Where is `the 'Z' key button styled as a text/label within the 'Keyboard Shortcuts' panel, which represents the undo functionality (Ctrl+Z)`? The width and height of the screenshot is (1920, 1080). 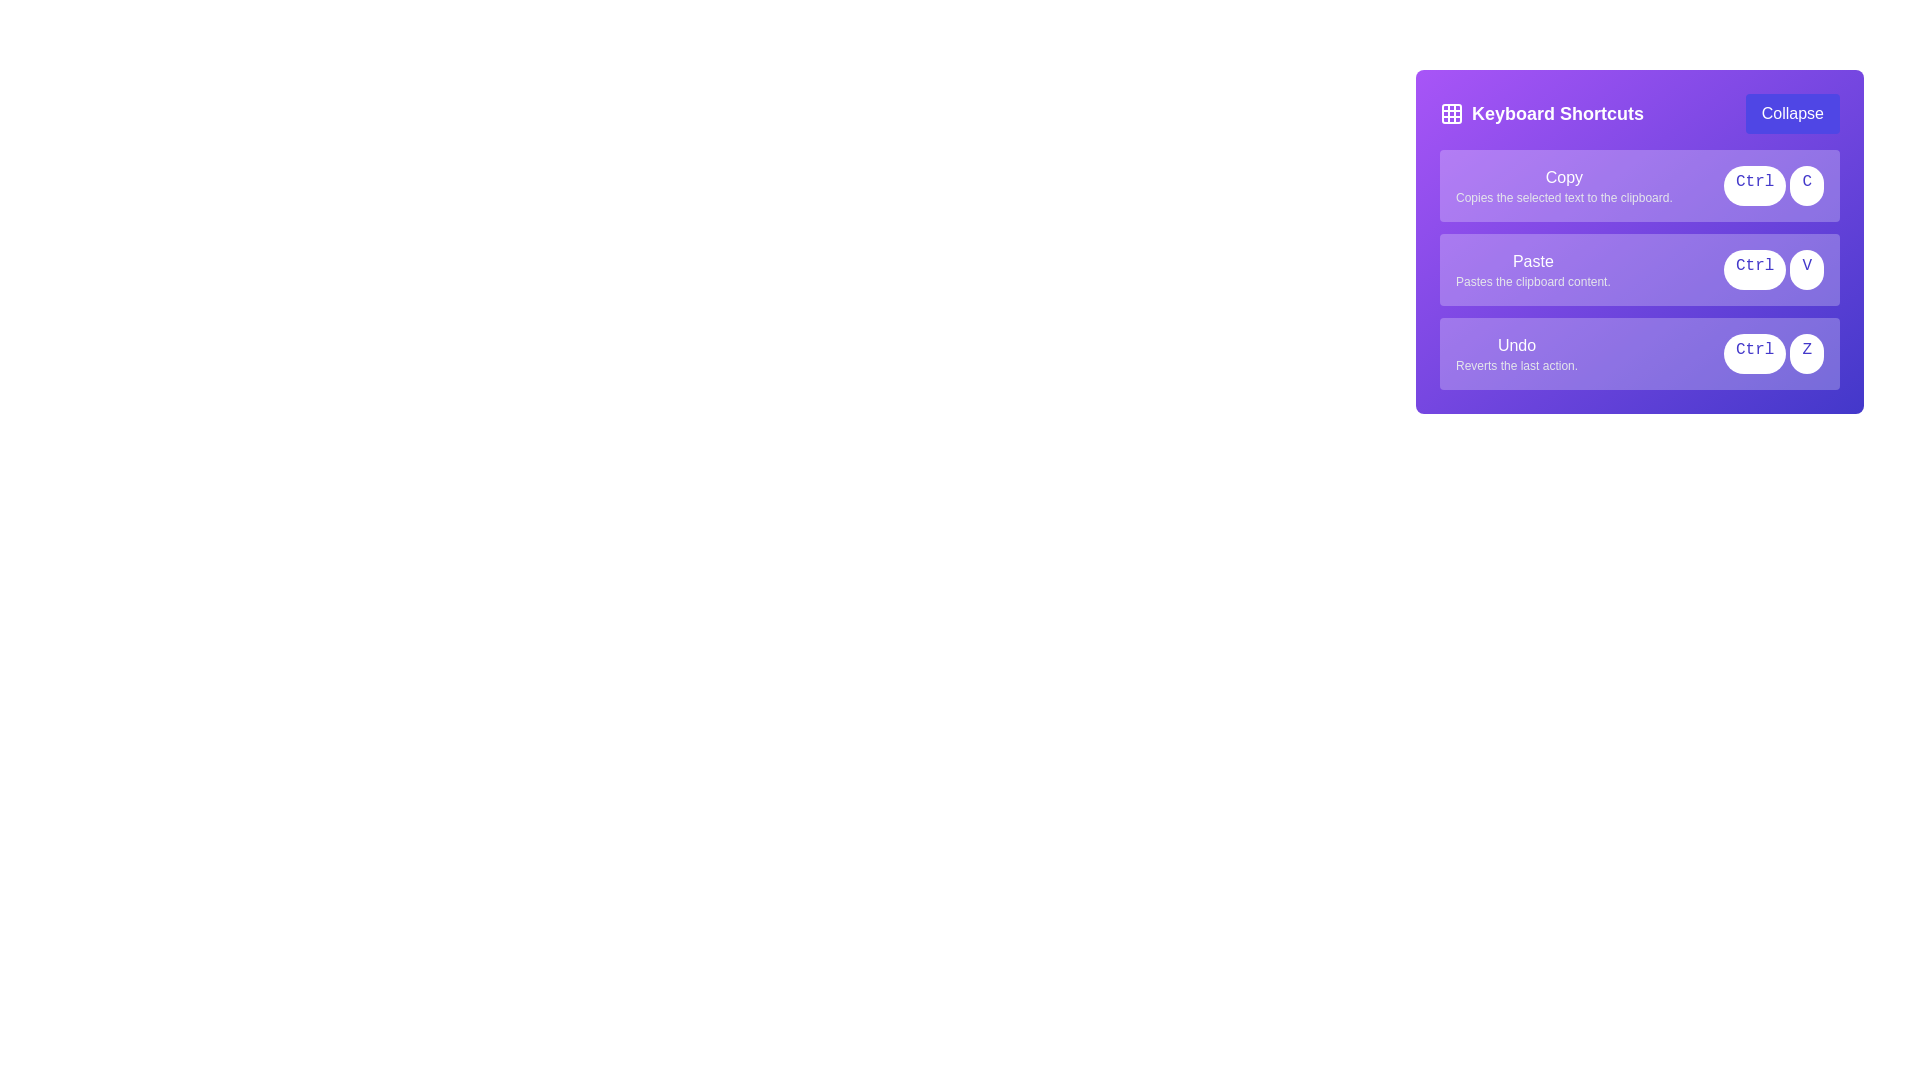
the 'Z' key button styled as a text/label within the 'Keyboard Shortcuts' panel, which represents the undo functionality (Ctrl+Z) is located at coordinates (1807, 353).